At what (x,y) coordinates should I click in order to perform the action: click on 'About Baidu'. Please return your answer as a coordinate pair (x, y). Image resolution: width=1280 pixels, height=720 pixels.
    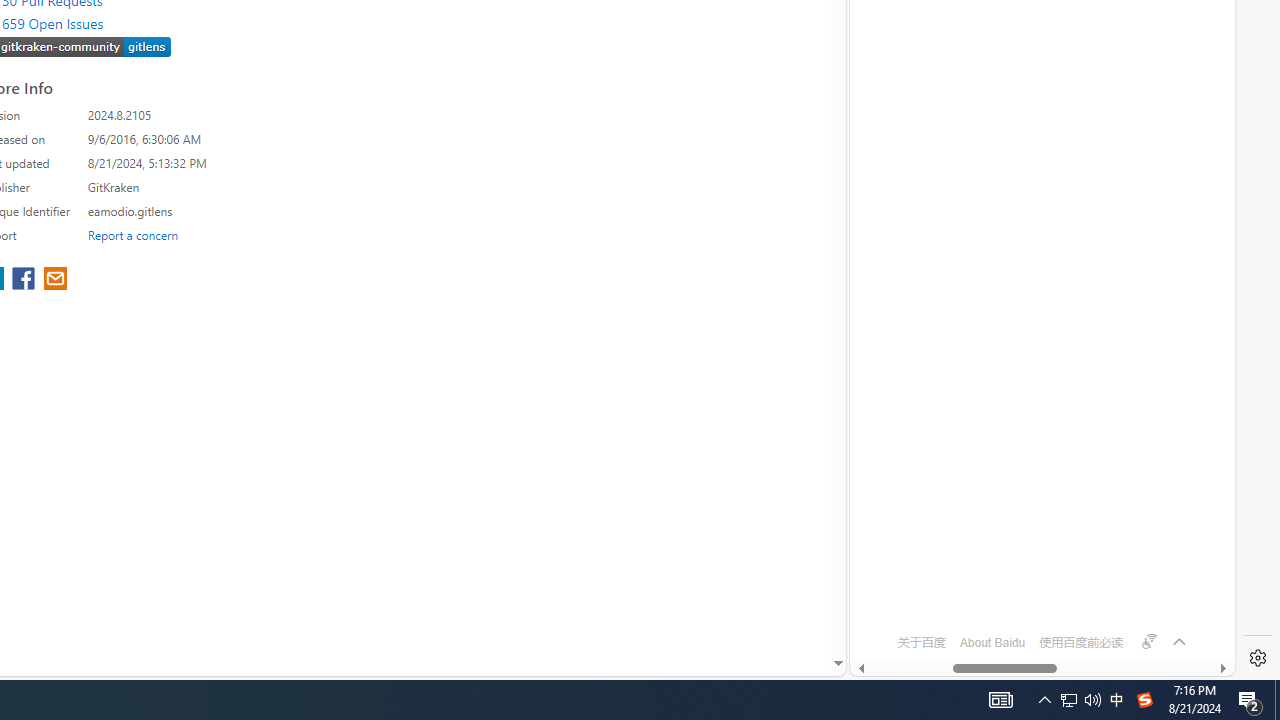
    Looking at the image, I should click on (992, 642).